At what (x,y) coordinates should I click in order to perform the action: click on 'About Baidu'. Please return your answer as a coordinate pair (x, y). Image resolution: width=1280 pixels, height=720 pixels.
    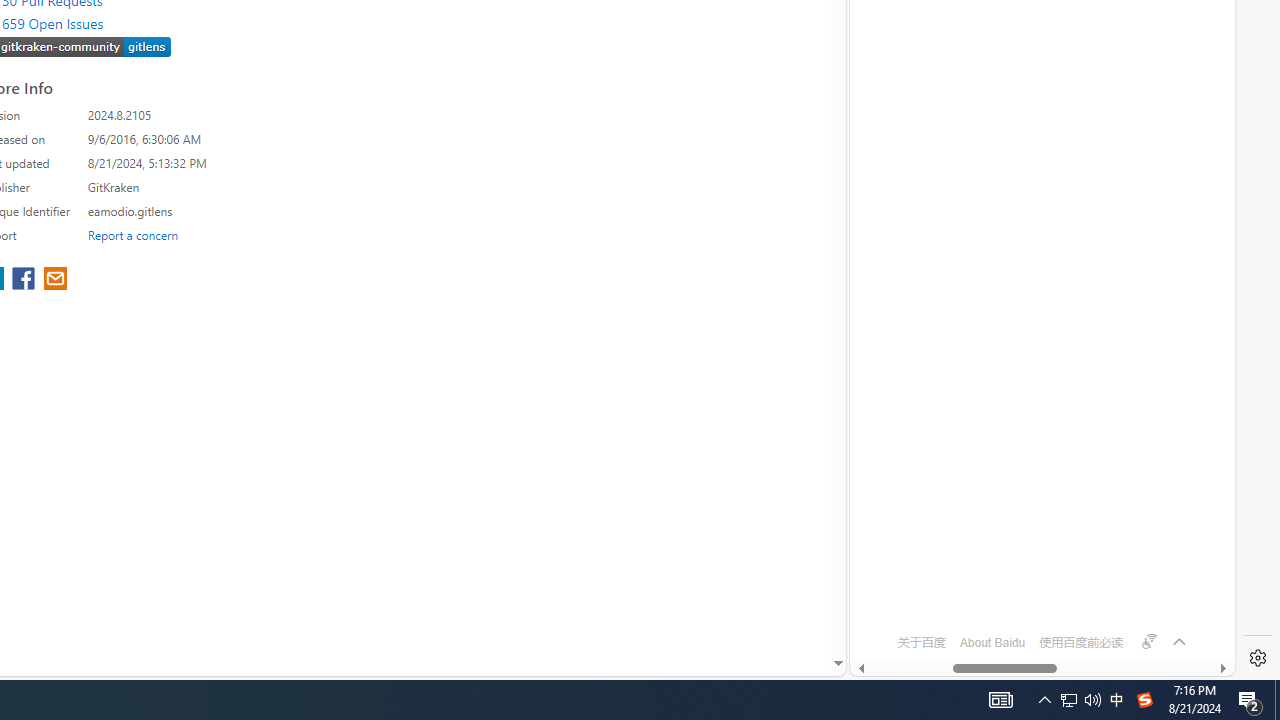
    Looking at the image, I should click on (992, 642).